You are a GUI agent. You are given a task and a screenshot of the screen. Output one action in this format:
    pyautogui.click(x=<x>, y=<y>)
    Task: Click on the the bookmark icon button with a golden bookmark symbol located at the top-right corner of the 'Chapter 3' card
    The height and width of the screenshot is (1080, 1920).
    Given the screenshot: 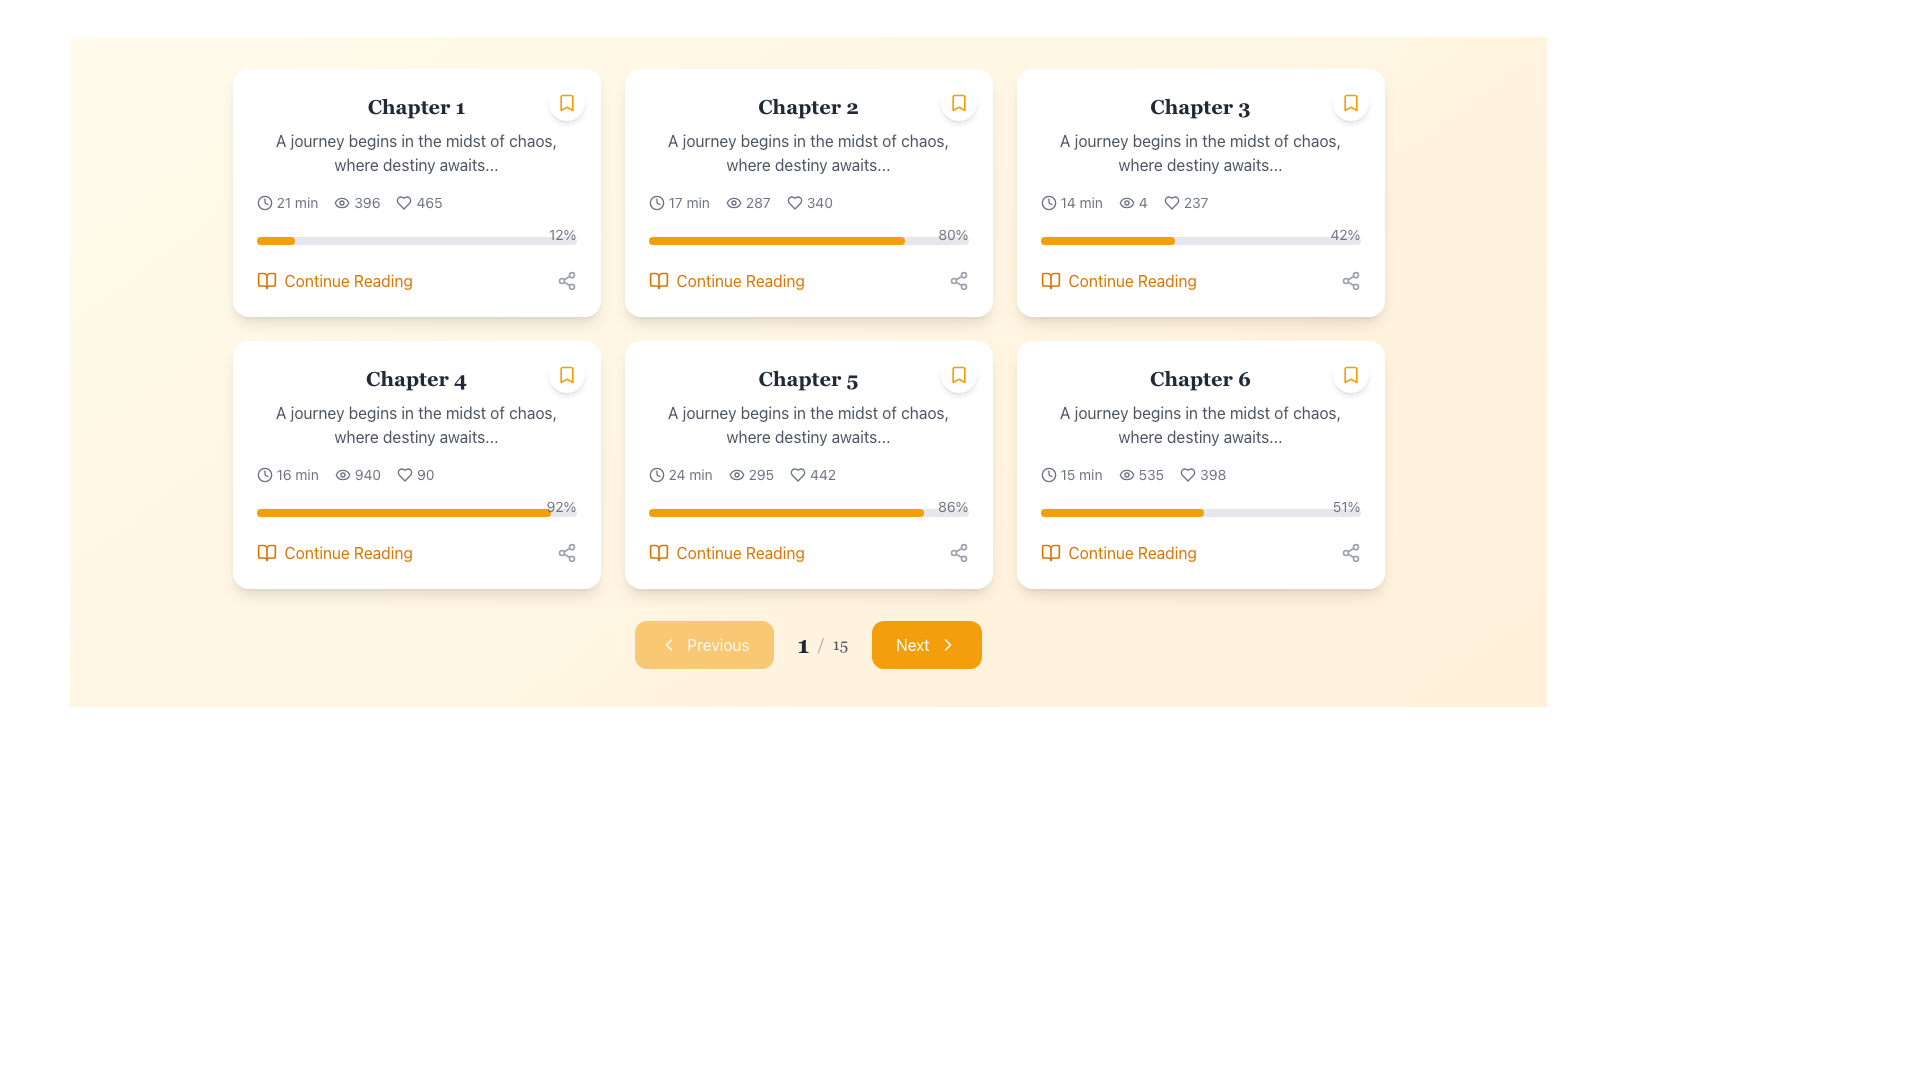 What is the action you would take?
    pyautogui.click(x=1350, y=103)
    